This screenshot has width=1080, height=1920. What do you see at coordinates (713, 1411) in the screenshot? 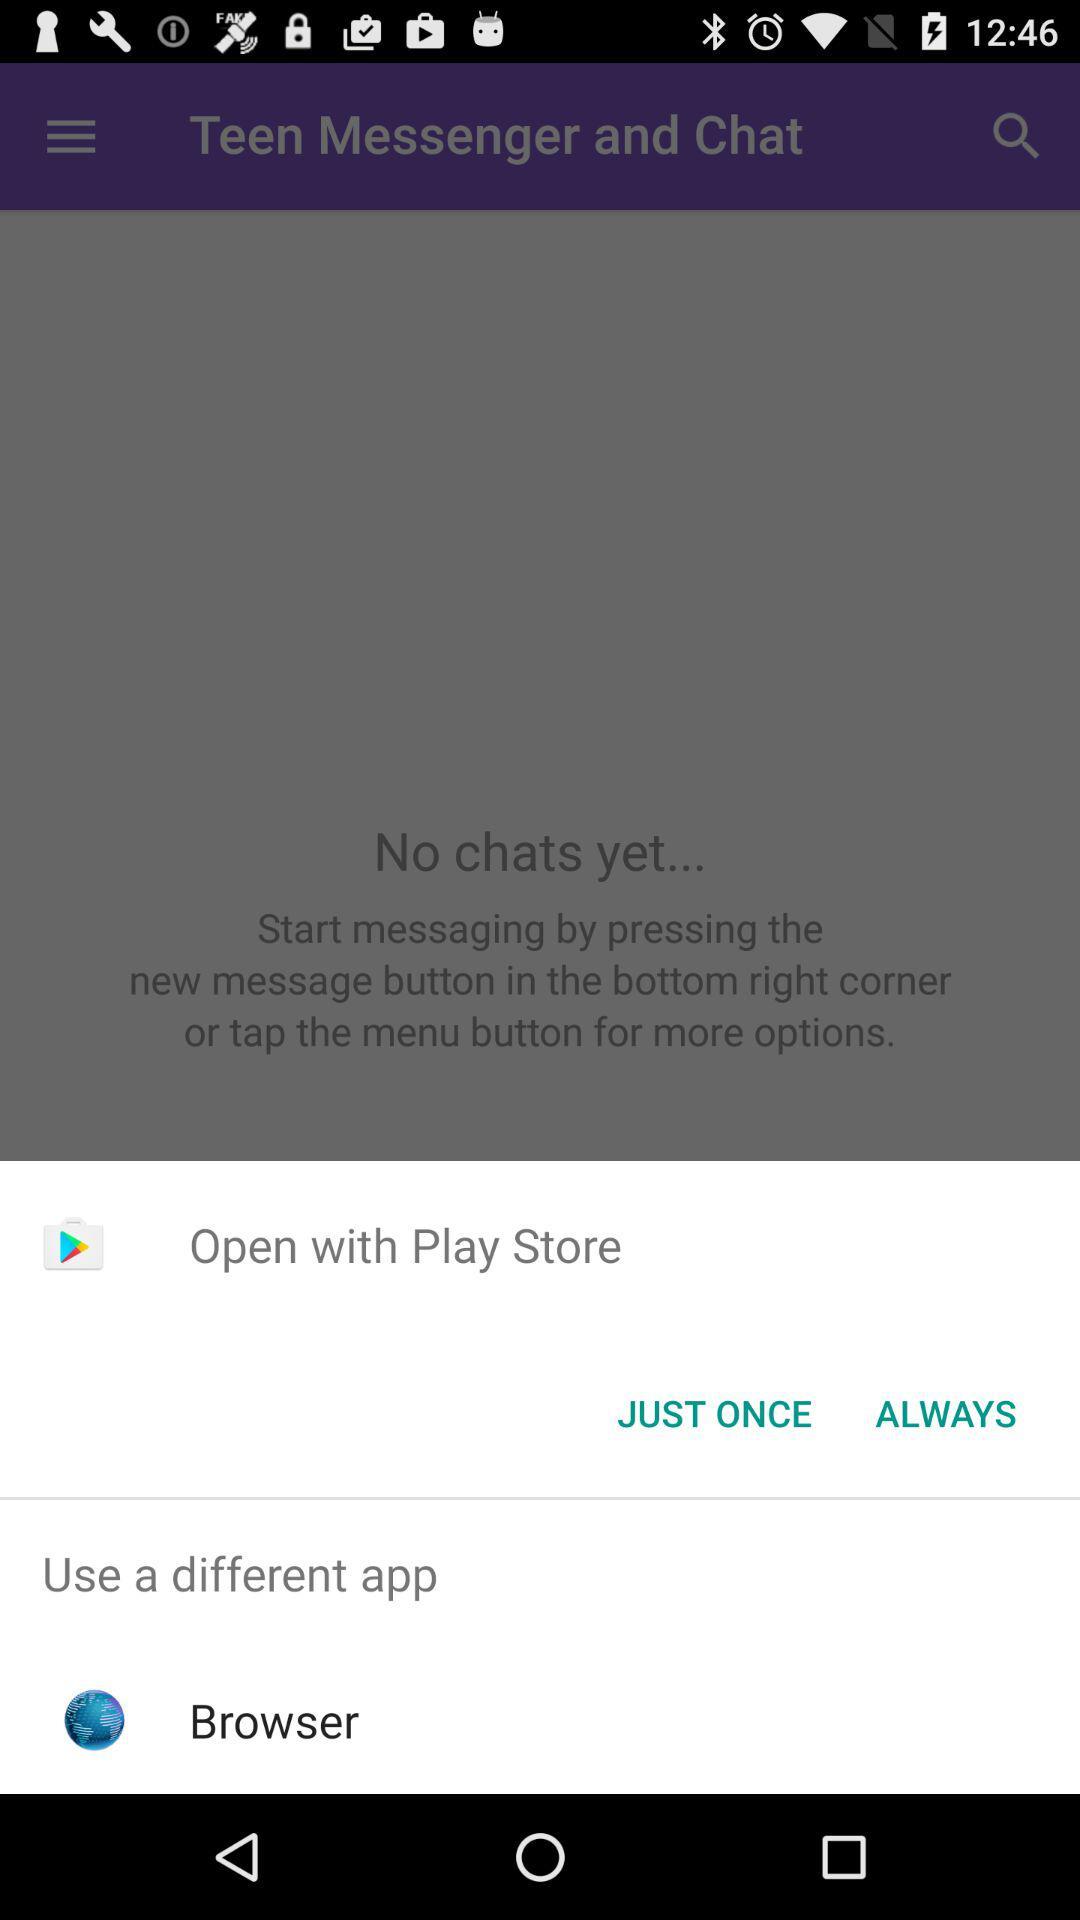
I see `app below the open with play app` at bounding box center [713, 1411].